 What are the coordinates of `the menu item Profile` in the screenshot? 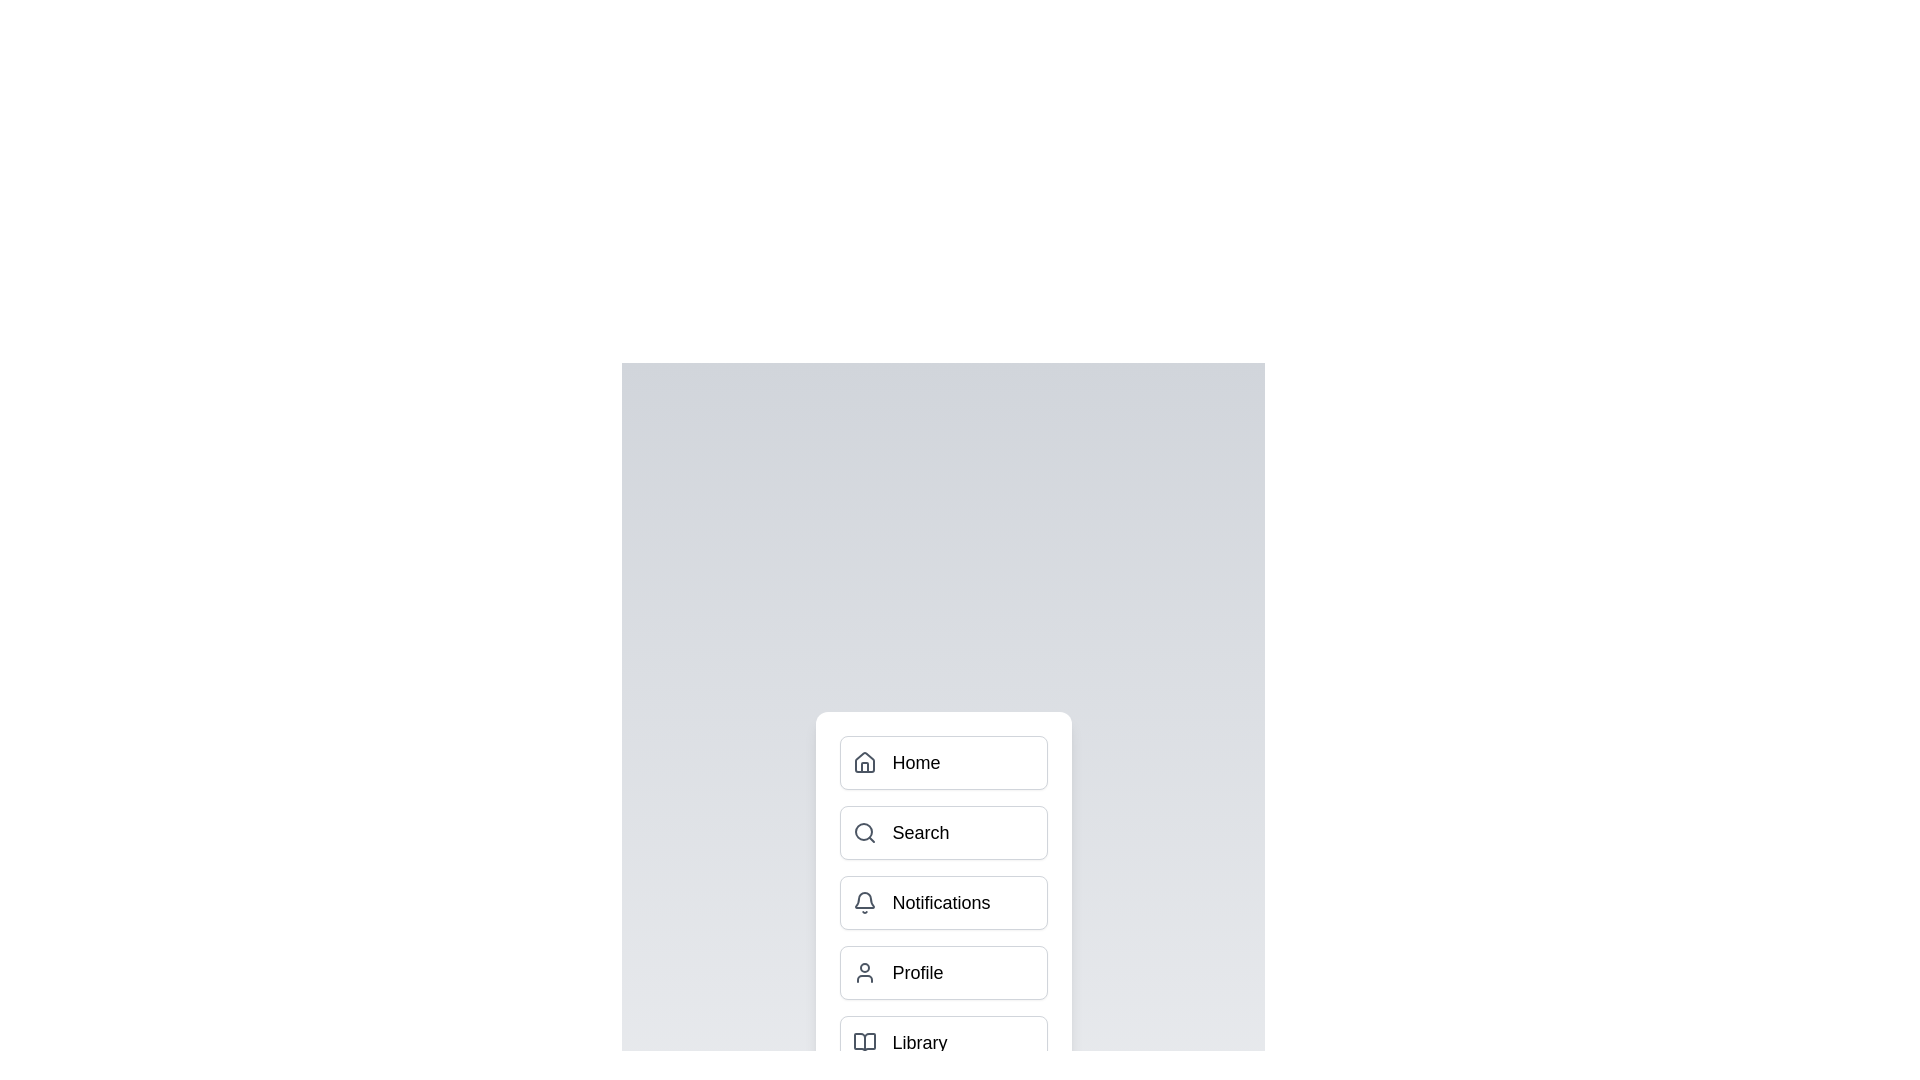 It's located at (942, 971).